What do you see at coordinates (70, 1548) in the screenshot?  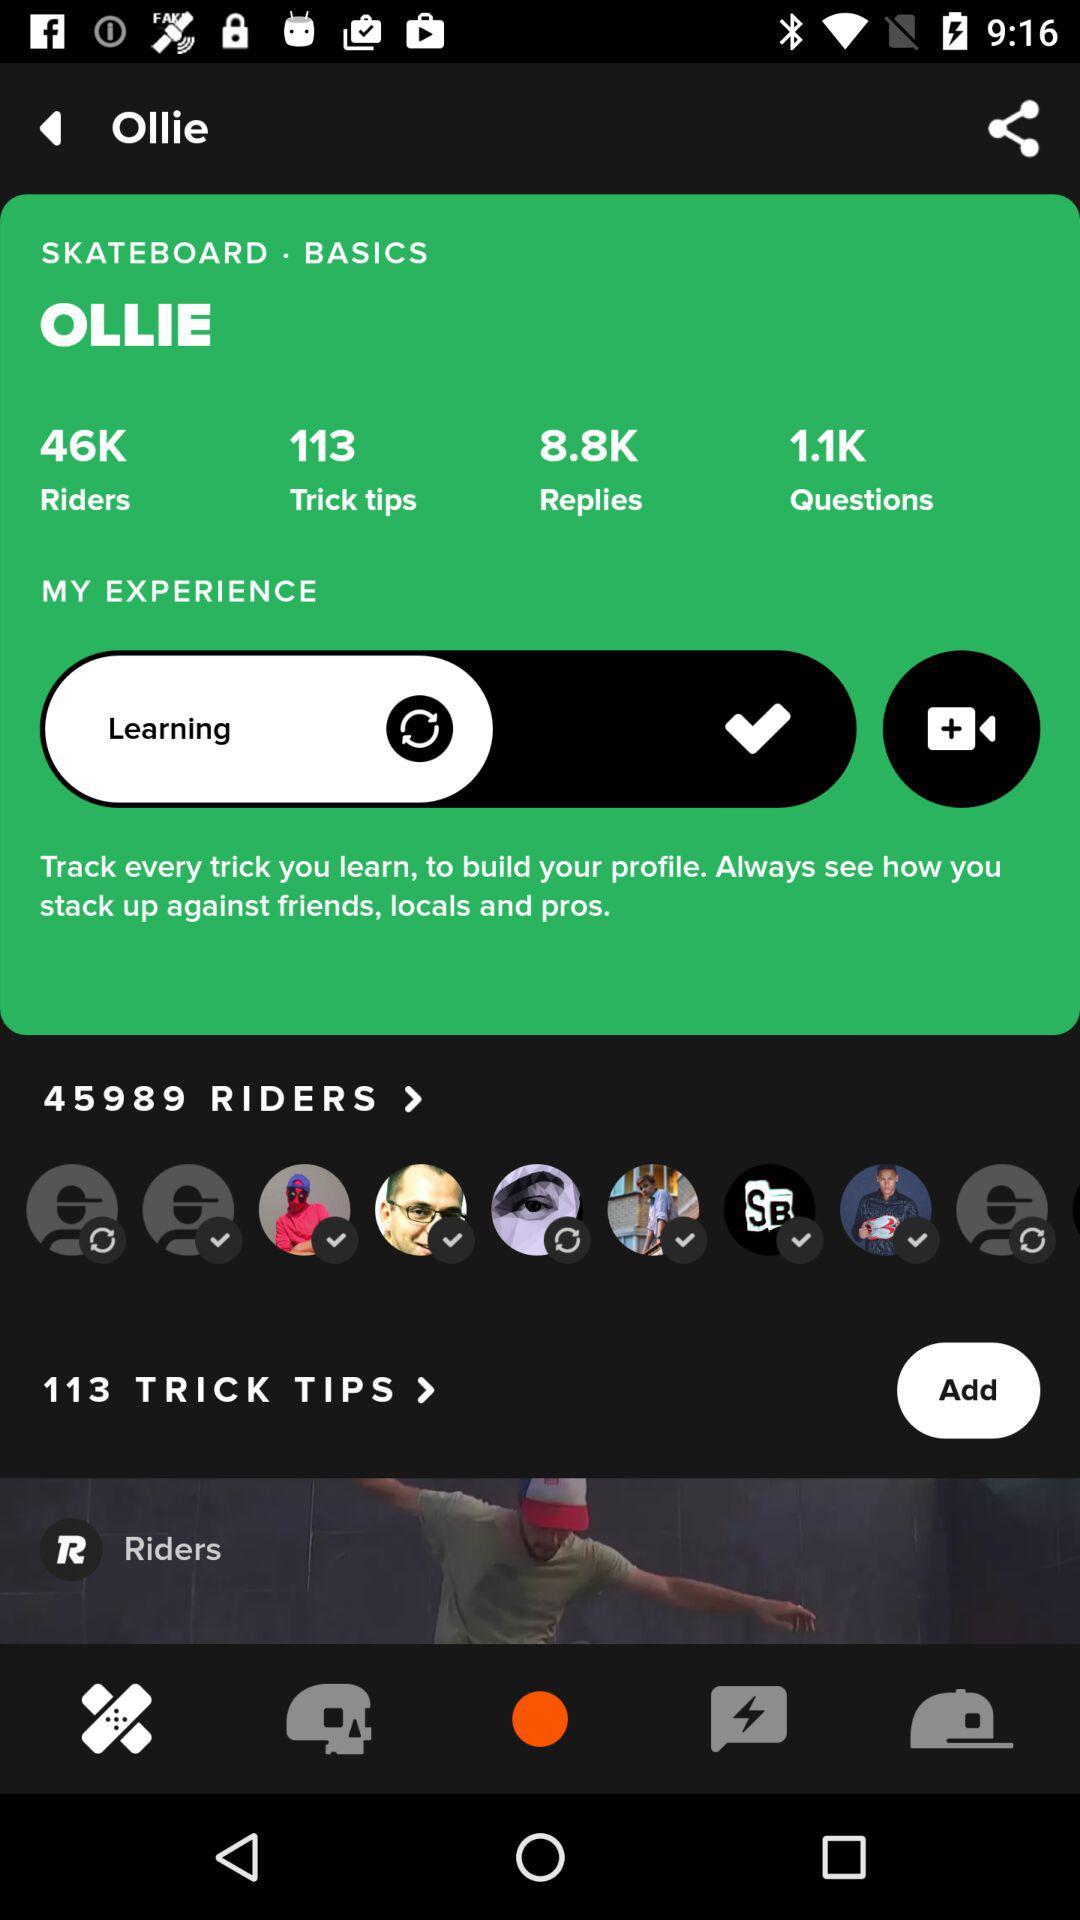 I see `the chat icon` at bounding box center [70, 1548].